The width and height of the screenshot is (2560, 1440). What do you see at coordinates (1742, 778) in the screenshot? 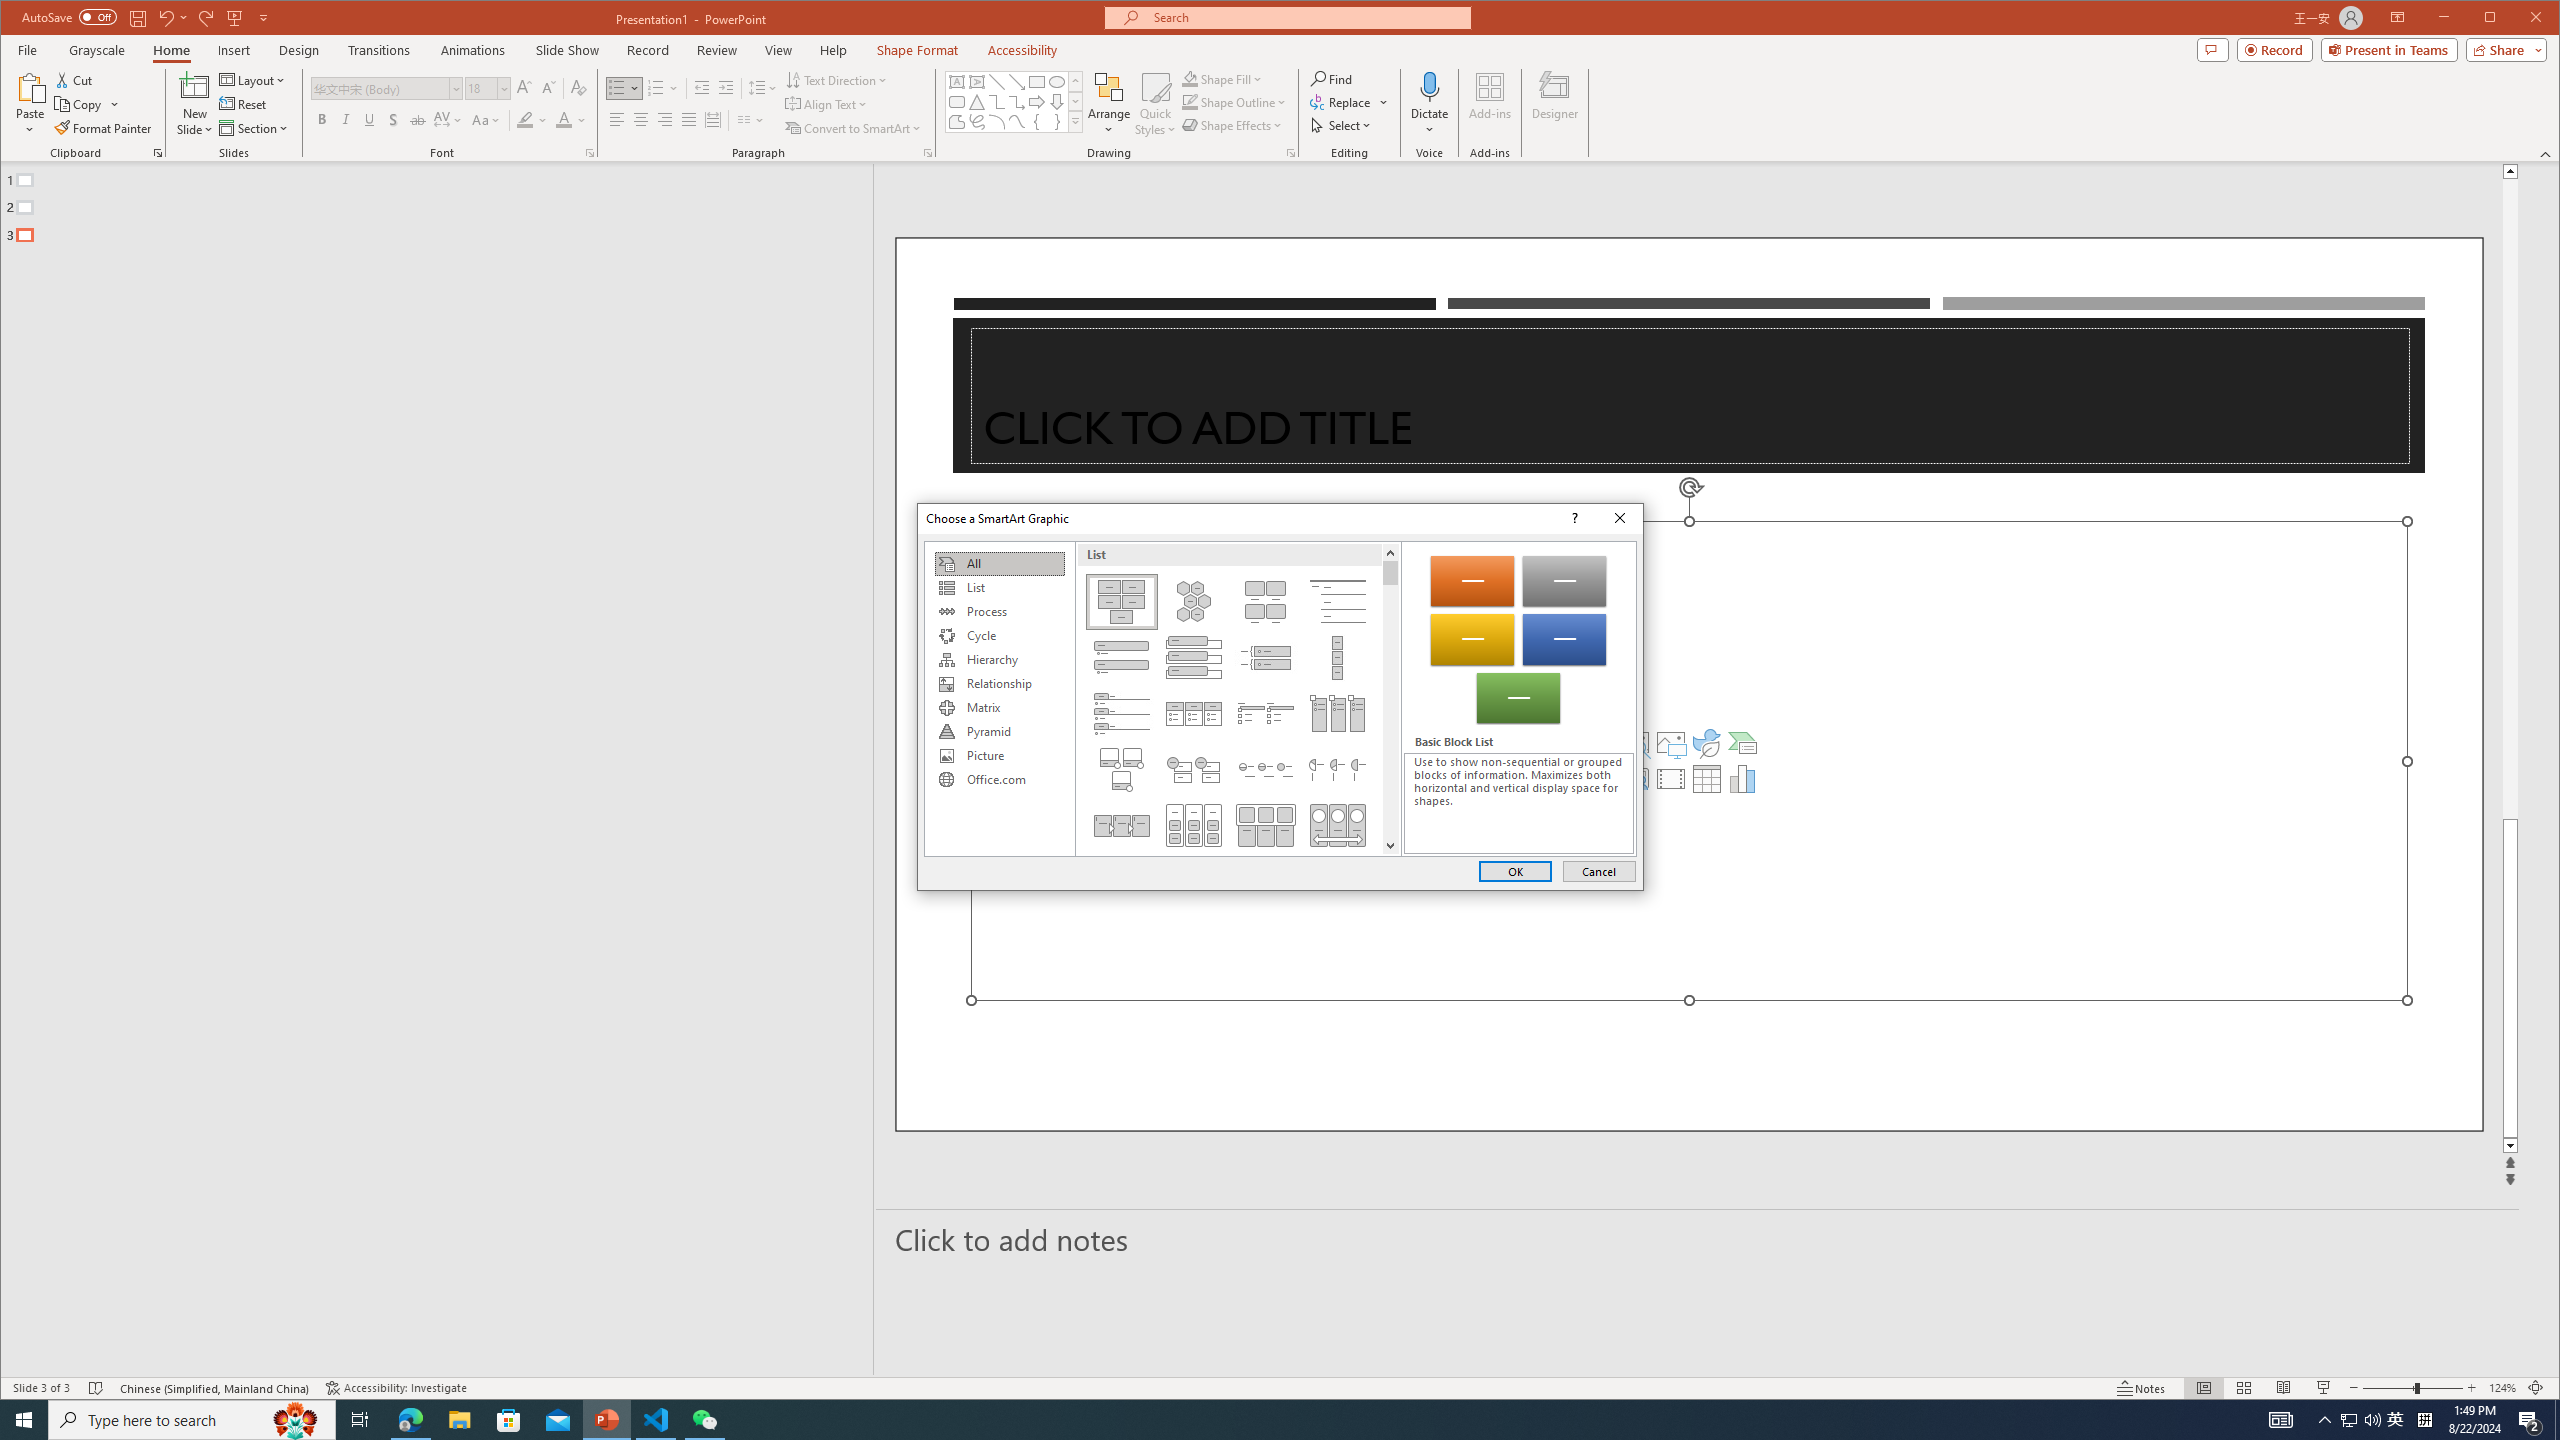
I see `'Insert Chart'` at bounding box center [1742, 778].